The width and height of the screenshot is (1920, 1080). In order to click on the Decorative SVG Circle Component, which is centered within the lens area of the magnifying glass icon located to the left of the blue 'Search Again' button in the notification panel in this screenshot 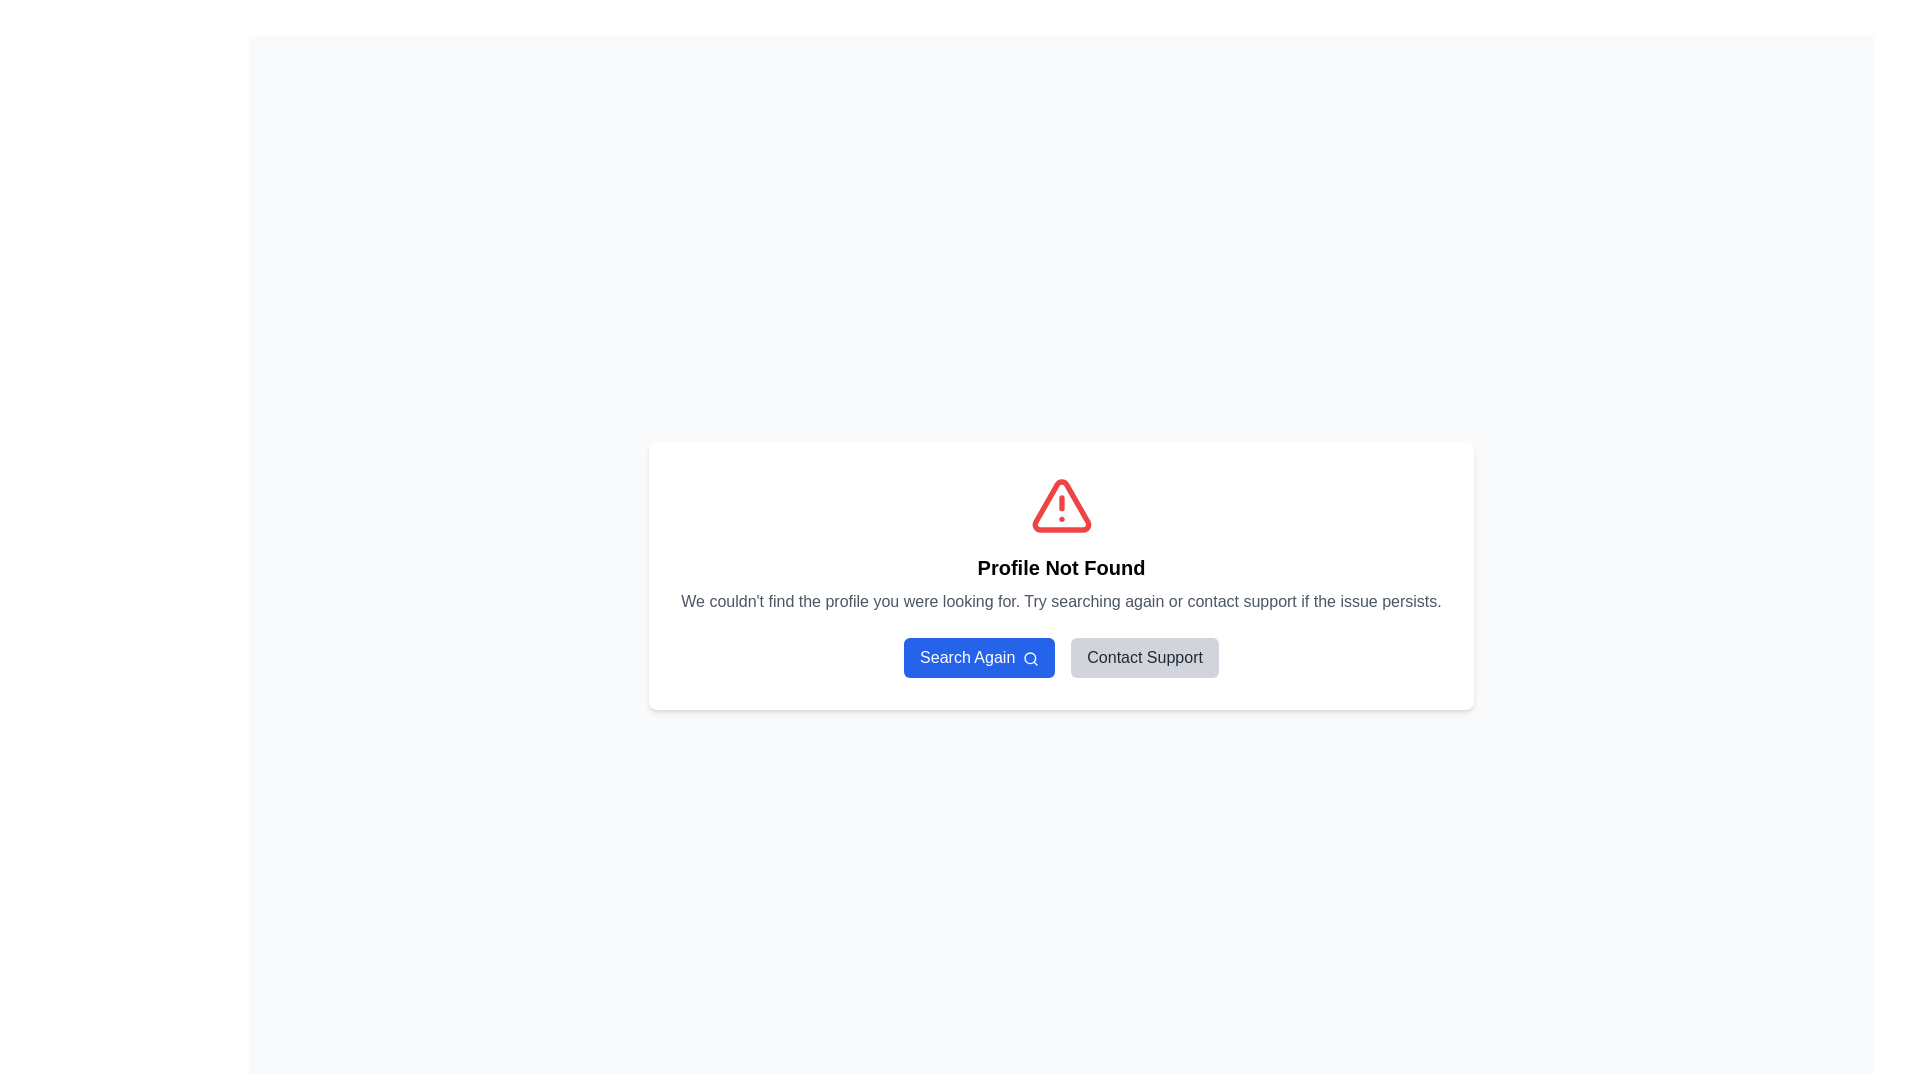, I will do `click(1030, 658)`.